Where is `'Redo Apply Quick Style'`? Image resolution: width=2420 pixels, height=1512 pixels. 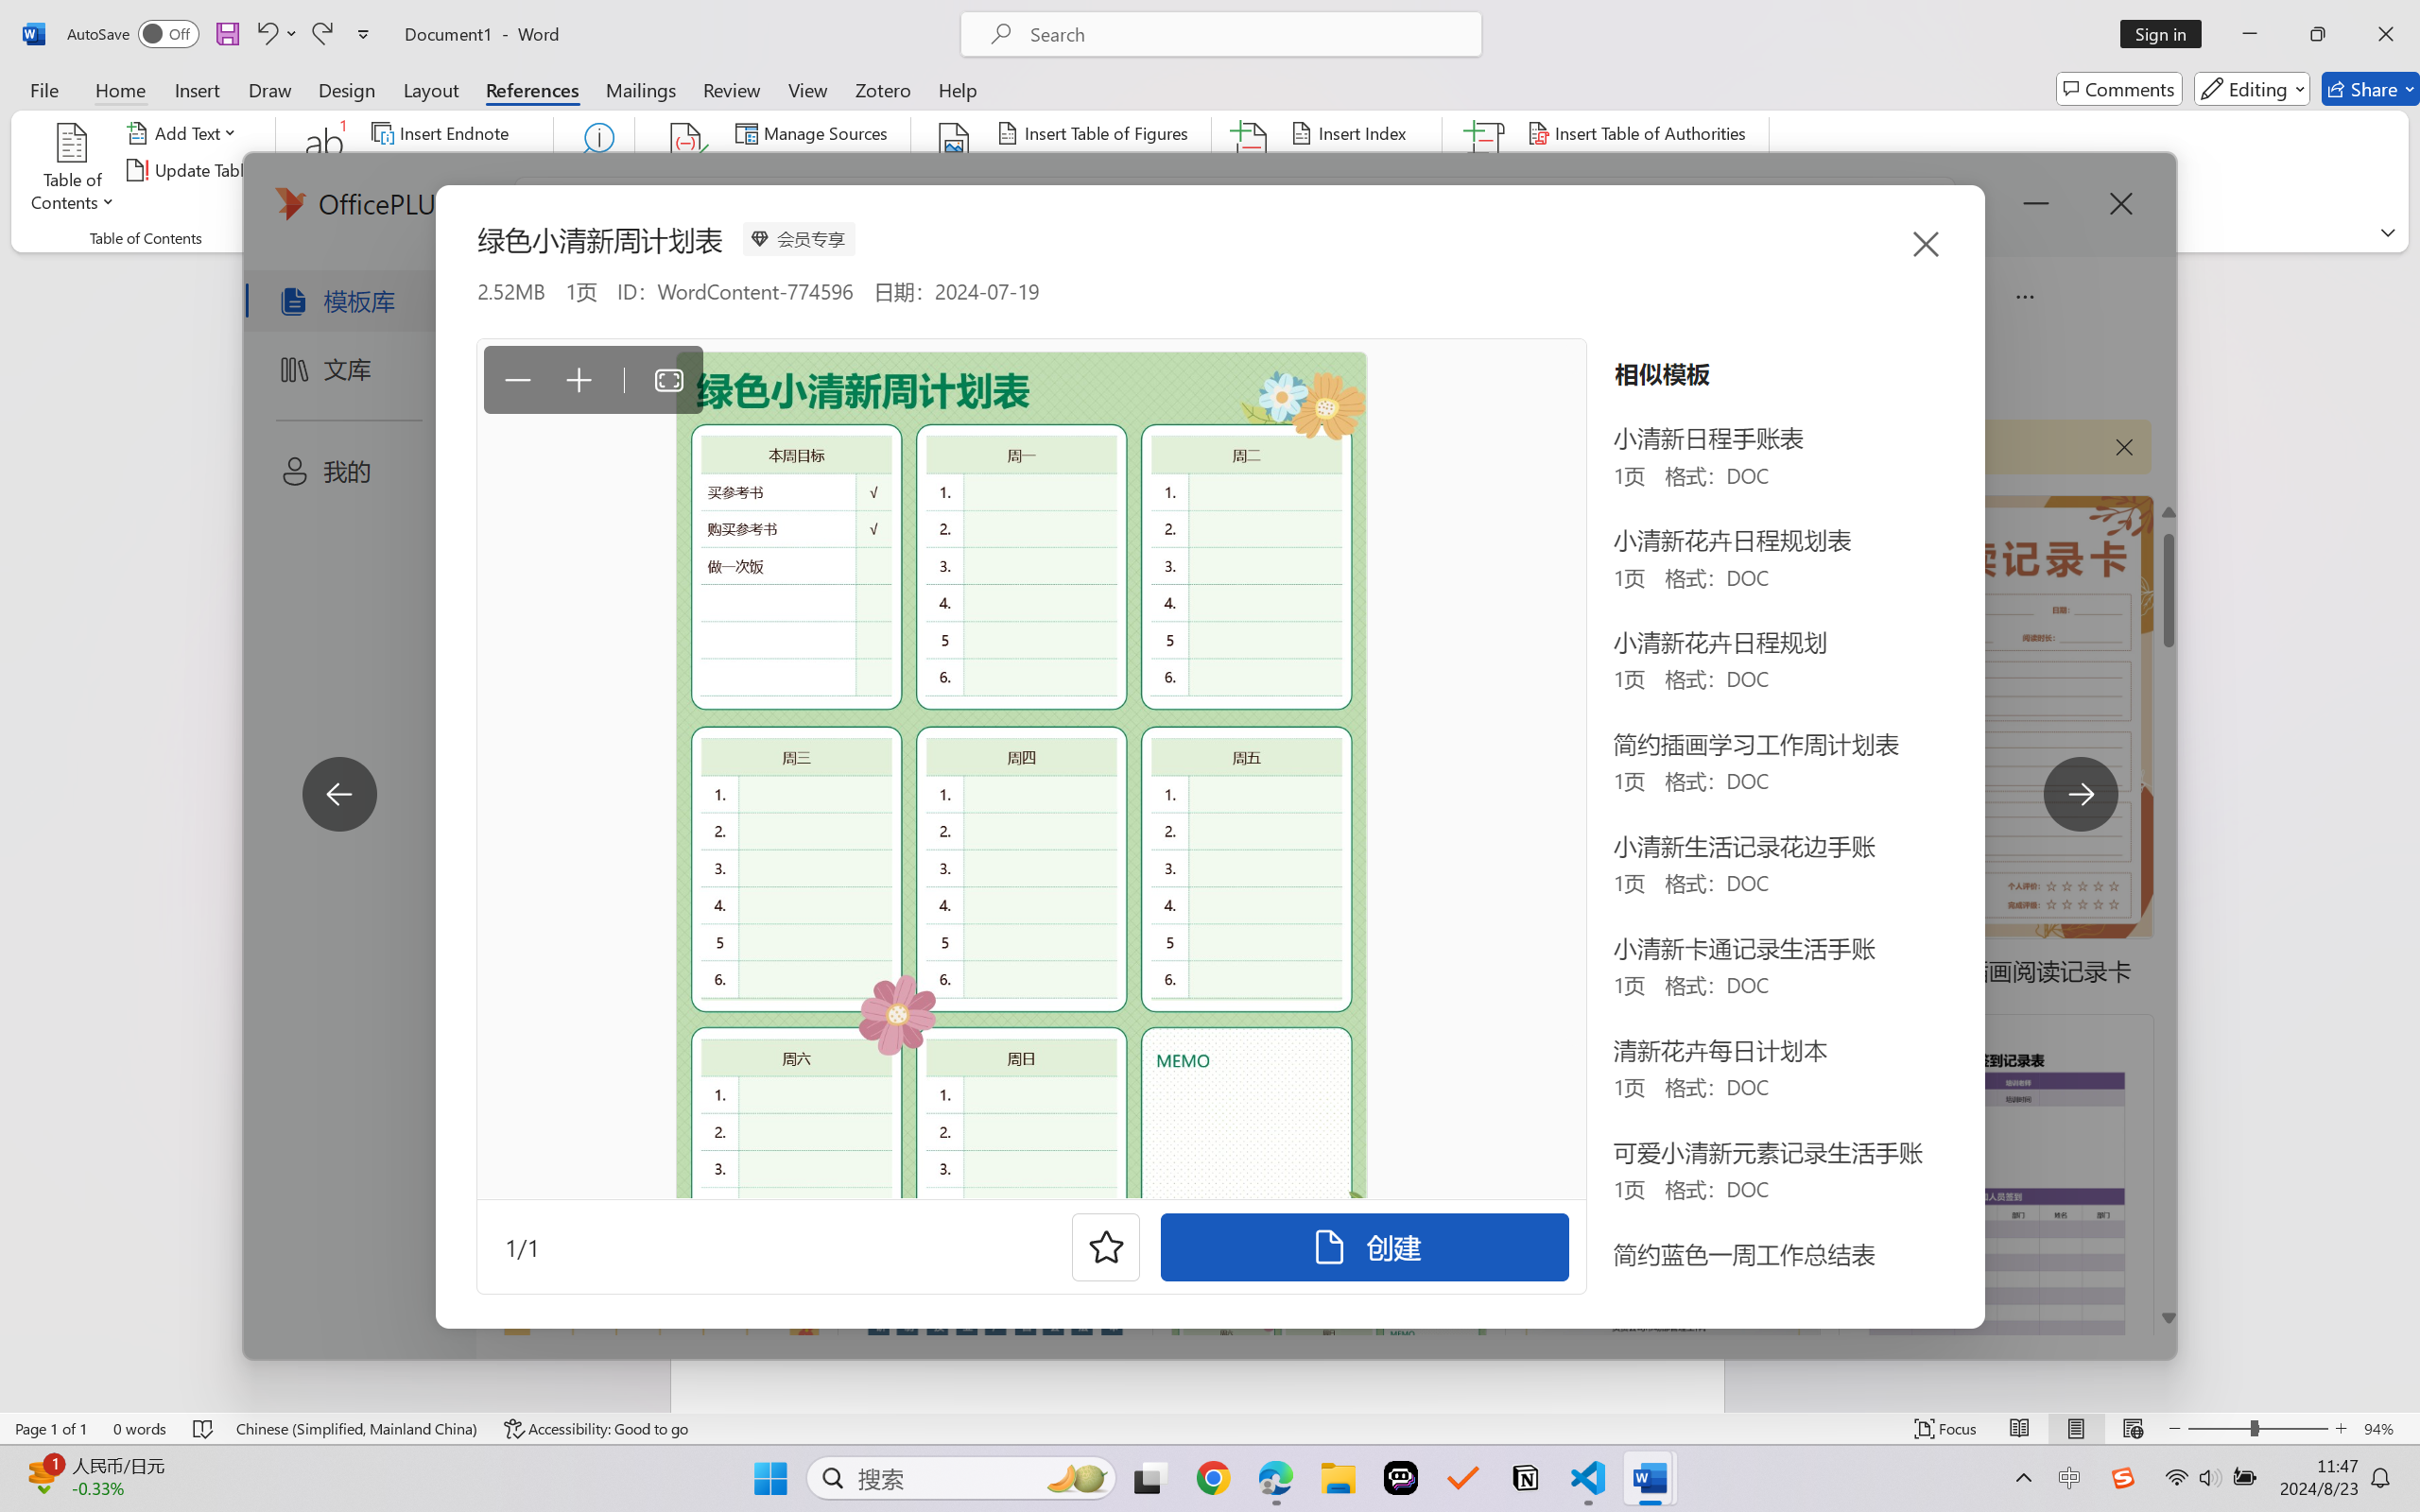 'Redo Apply Quick Style' is located at coordinates (320, 33).